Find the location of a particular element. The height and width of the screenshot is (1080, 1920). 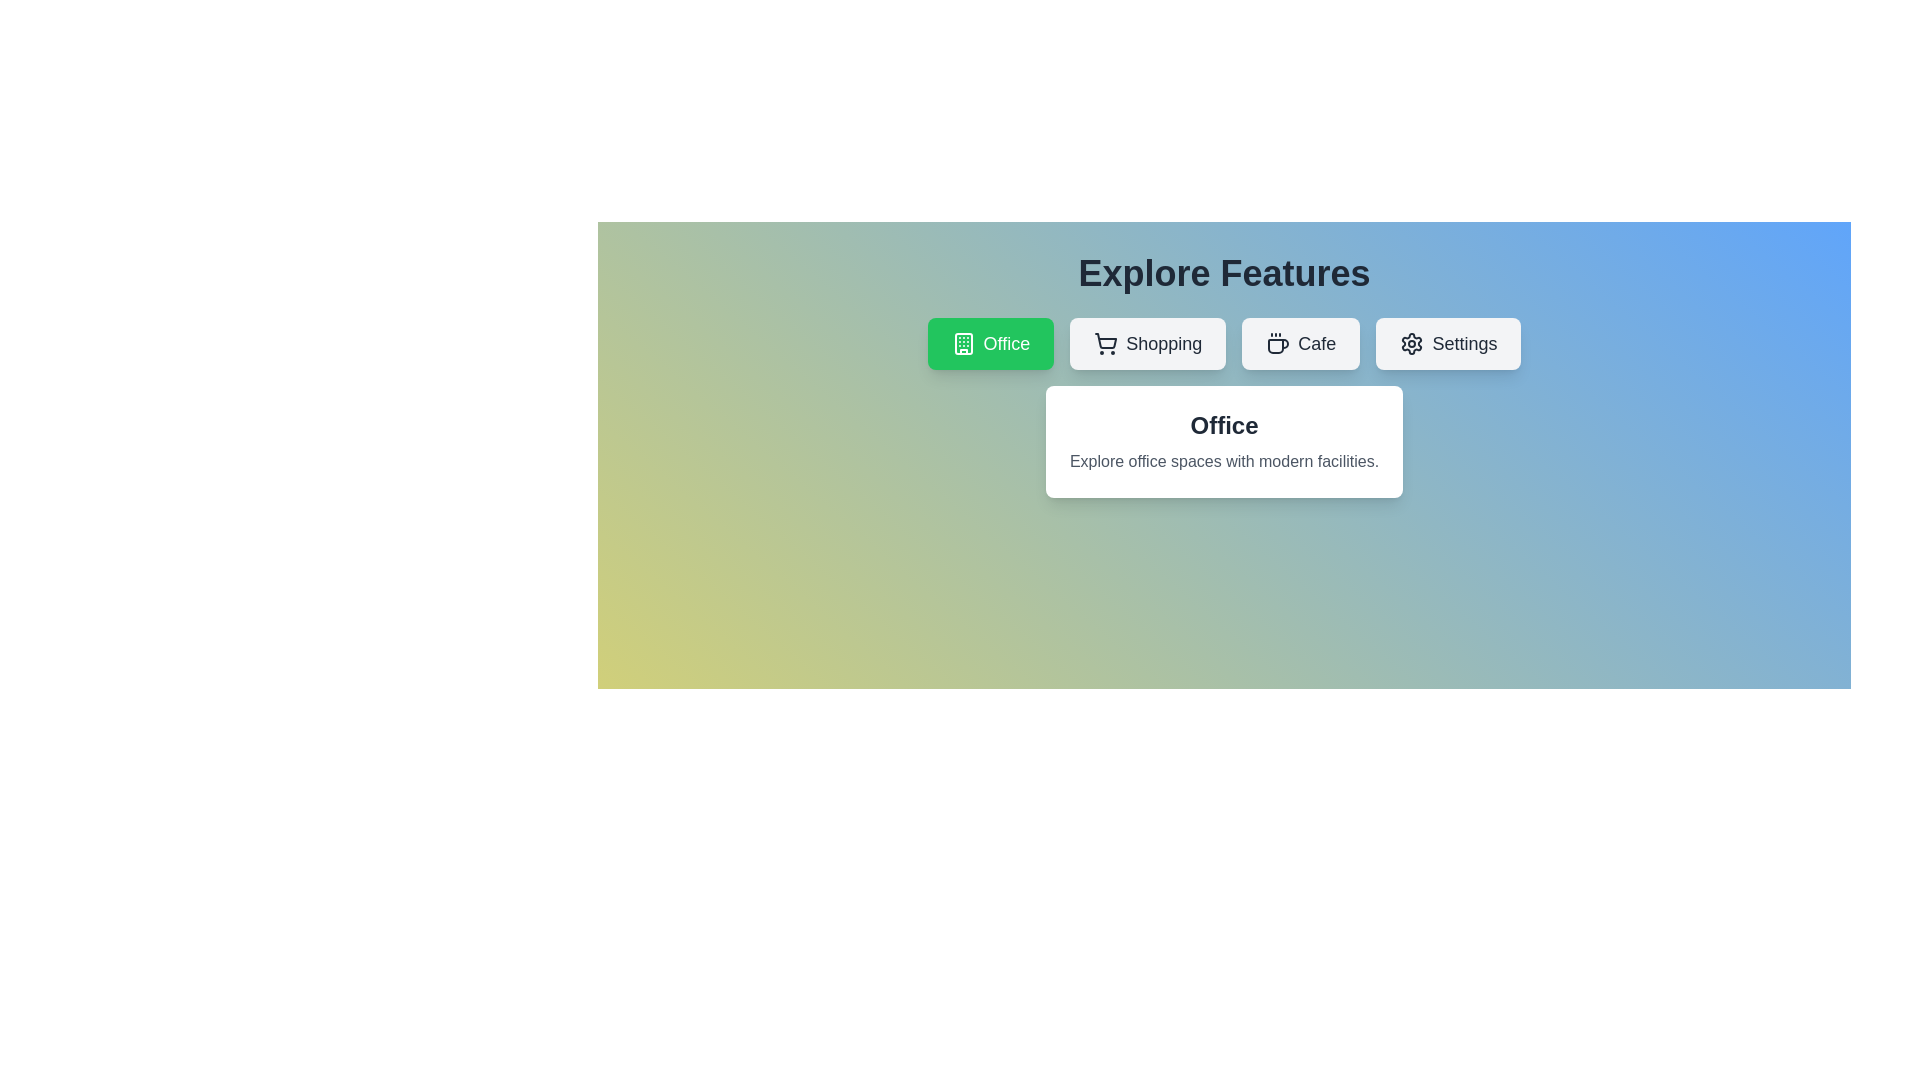

the button labeled Cafe to observe its hover effect is located at coordinates (1301, 342).